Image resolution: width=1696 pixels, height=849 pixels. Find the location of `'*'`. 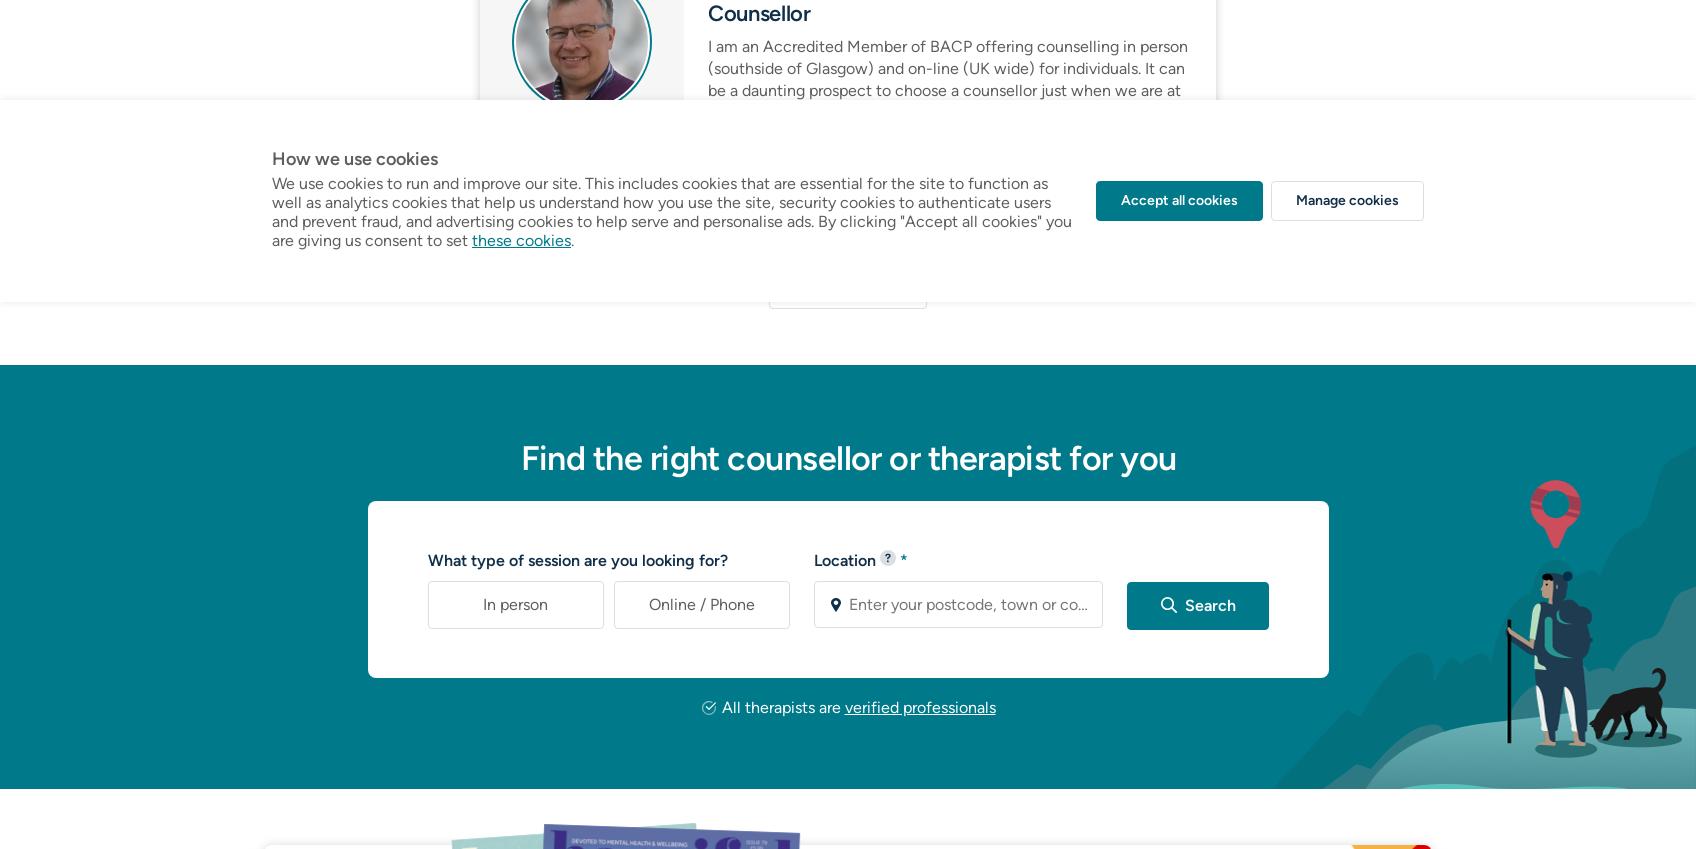

'*' is located at coordinates (902, 560).